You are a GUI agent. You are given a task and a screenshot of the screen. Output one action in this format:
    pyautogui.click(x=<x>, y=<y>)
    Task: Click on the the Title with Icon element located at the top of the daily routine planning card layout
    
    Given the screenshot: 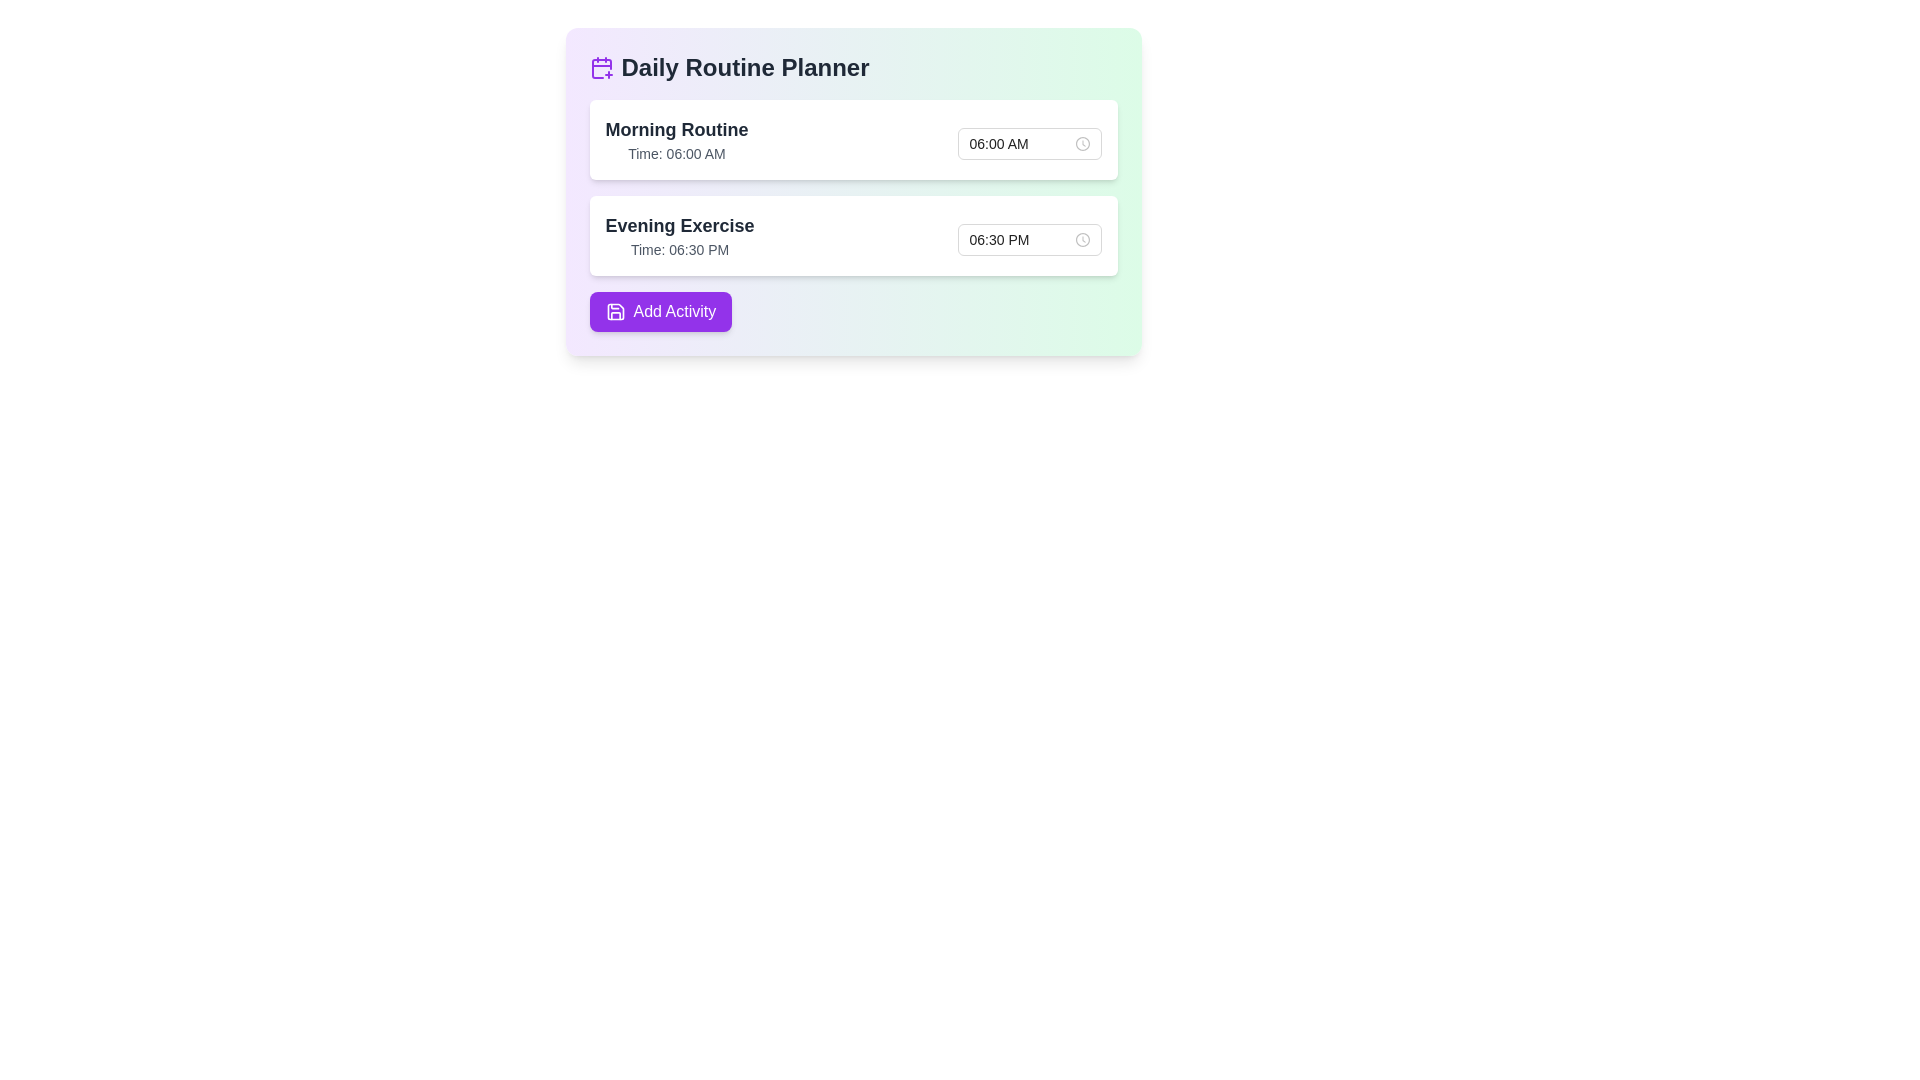 What is the action you would take?
    pyautogui.click(x=853, y=67)
    